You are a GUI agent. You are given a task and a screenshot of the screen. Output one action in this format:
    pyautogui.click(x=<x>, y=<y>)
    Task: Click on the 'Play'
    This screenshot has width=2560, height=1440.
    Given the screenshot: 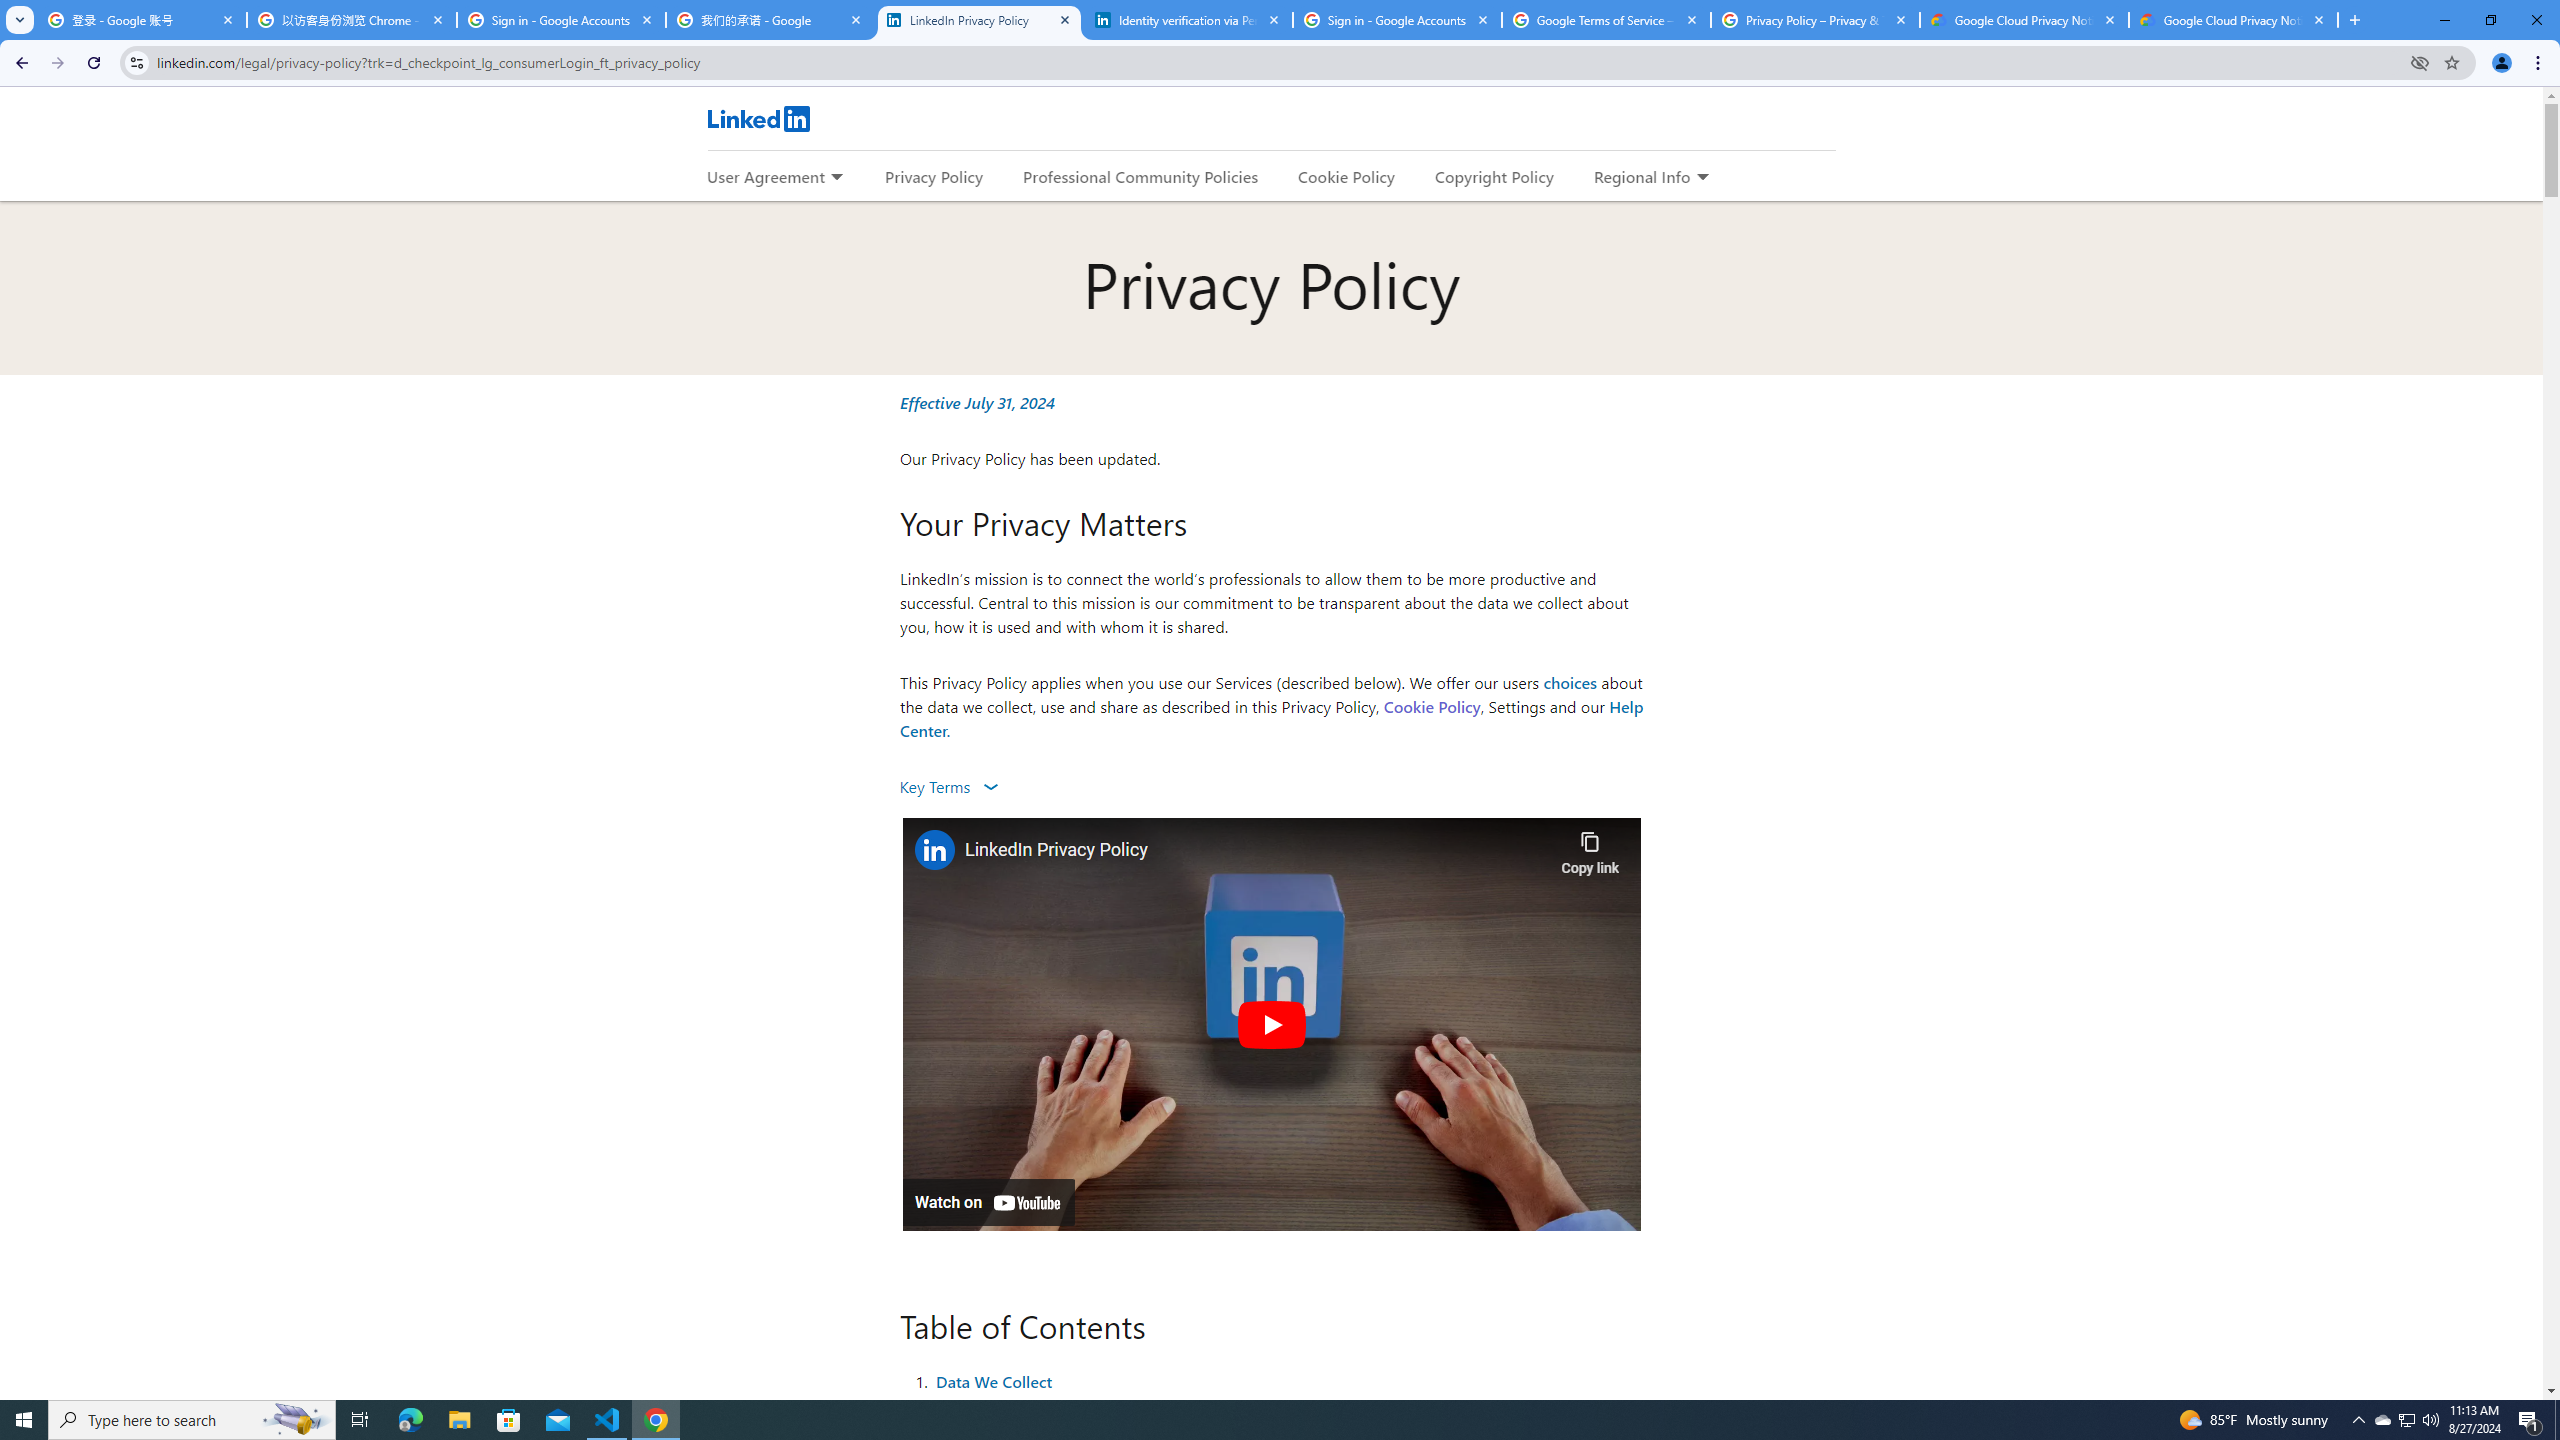 What is the action you would take?
    pyautogui.click(x=1271, y=1022)
    